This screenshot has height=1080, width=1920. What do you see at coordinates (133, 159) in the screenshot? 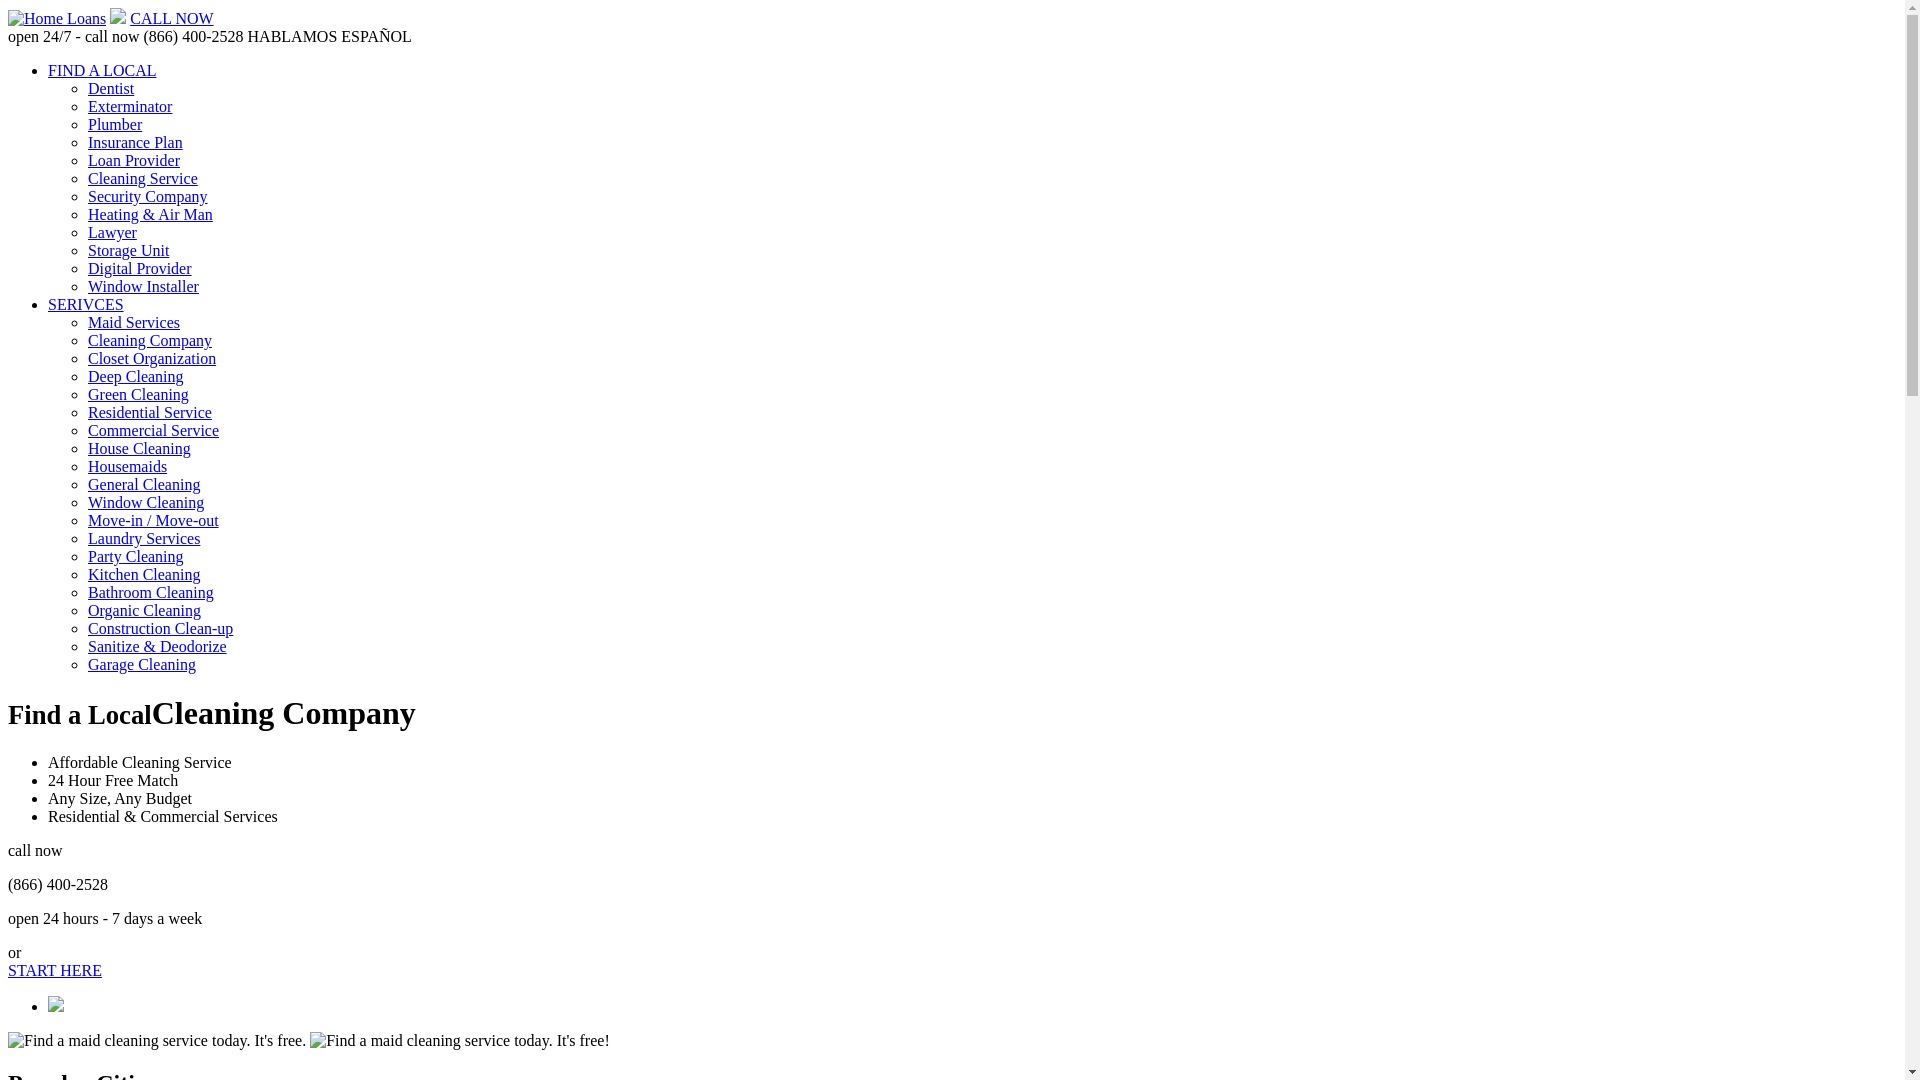
I see `'Loan Provider'` at bounding box center [133, 159].